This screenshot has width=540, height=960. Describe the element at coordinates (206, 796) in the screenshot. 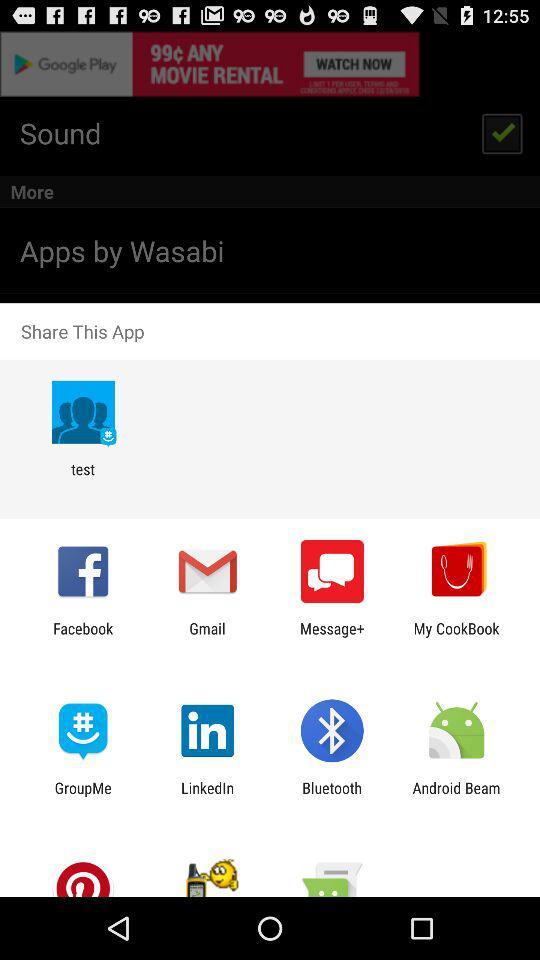

I see `the icon to the left of the bluetooth` at that location.